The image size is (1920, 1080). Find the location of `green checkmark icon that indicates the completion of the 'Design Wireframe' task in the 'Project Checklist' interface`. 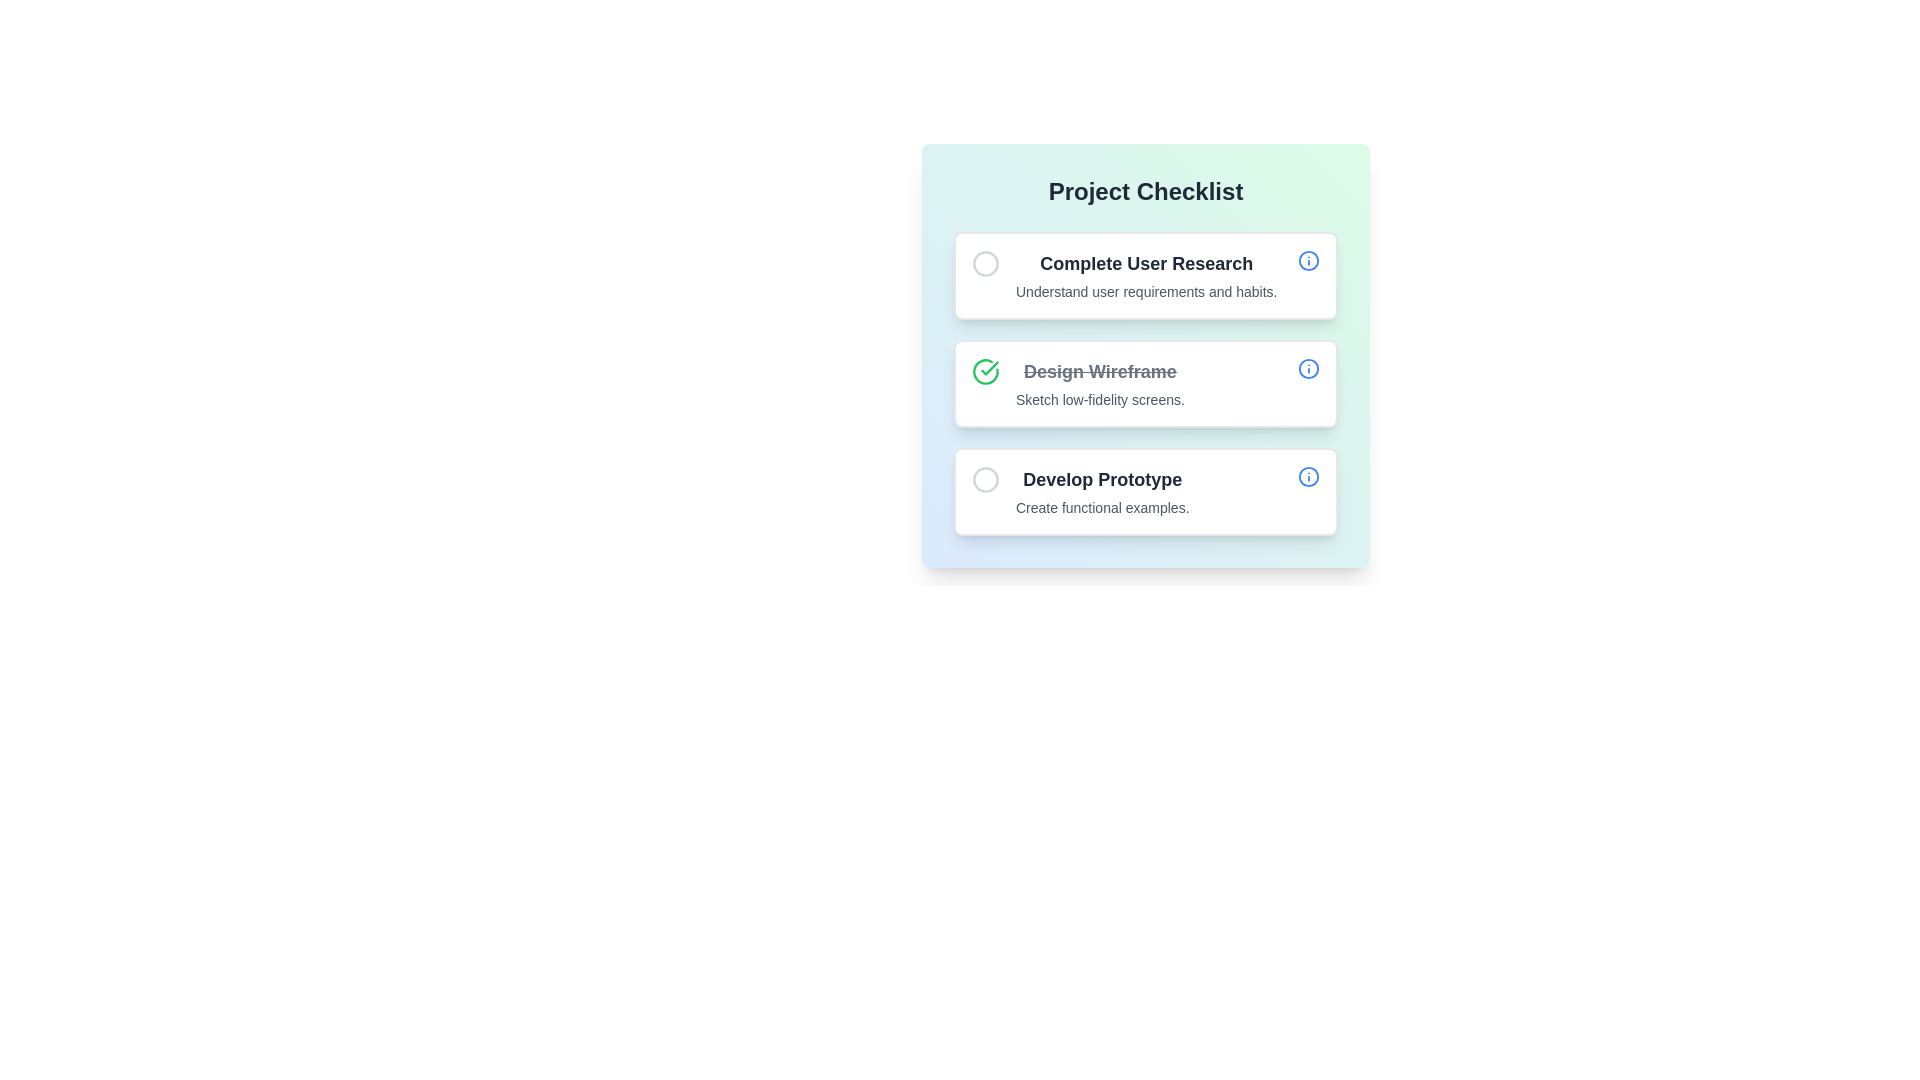

green checkmark icon that indicates the completion of the 'Design Wireframe' task in the 'Project Checklist' interface is located at coordinates (990, 368).